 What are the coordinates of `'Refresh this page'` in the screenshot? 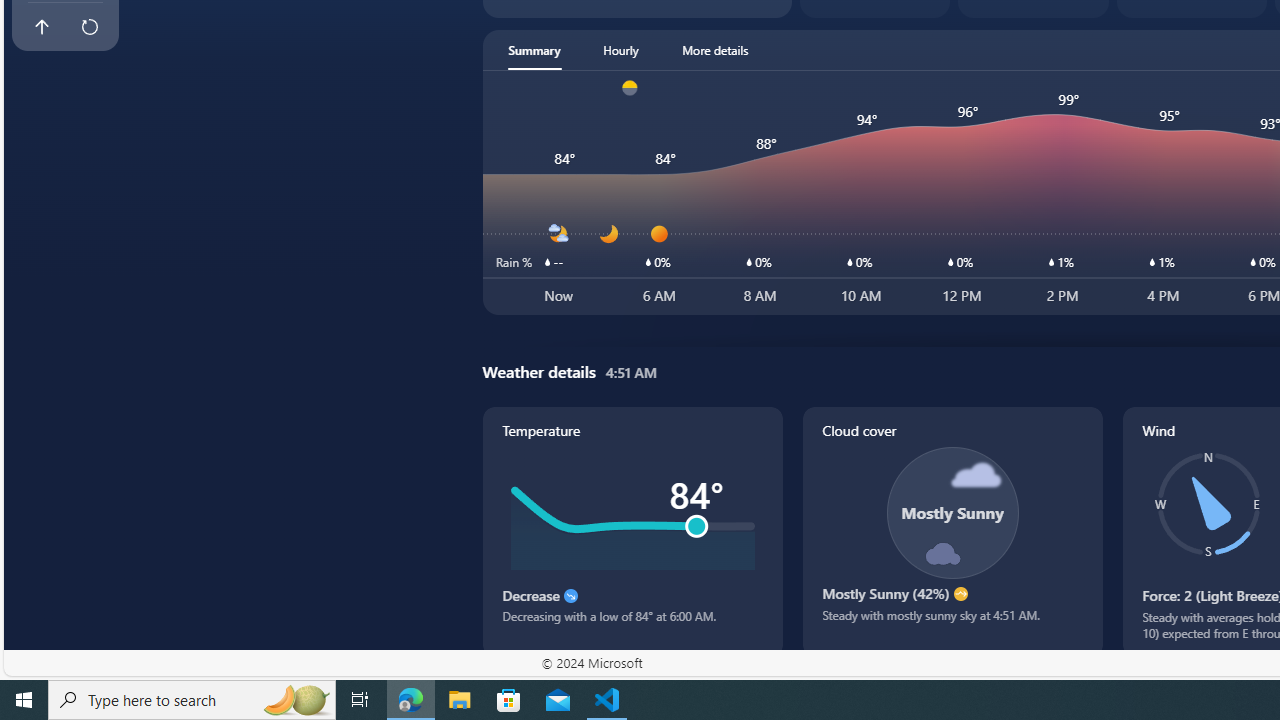 It's located at (88, 27).